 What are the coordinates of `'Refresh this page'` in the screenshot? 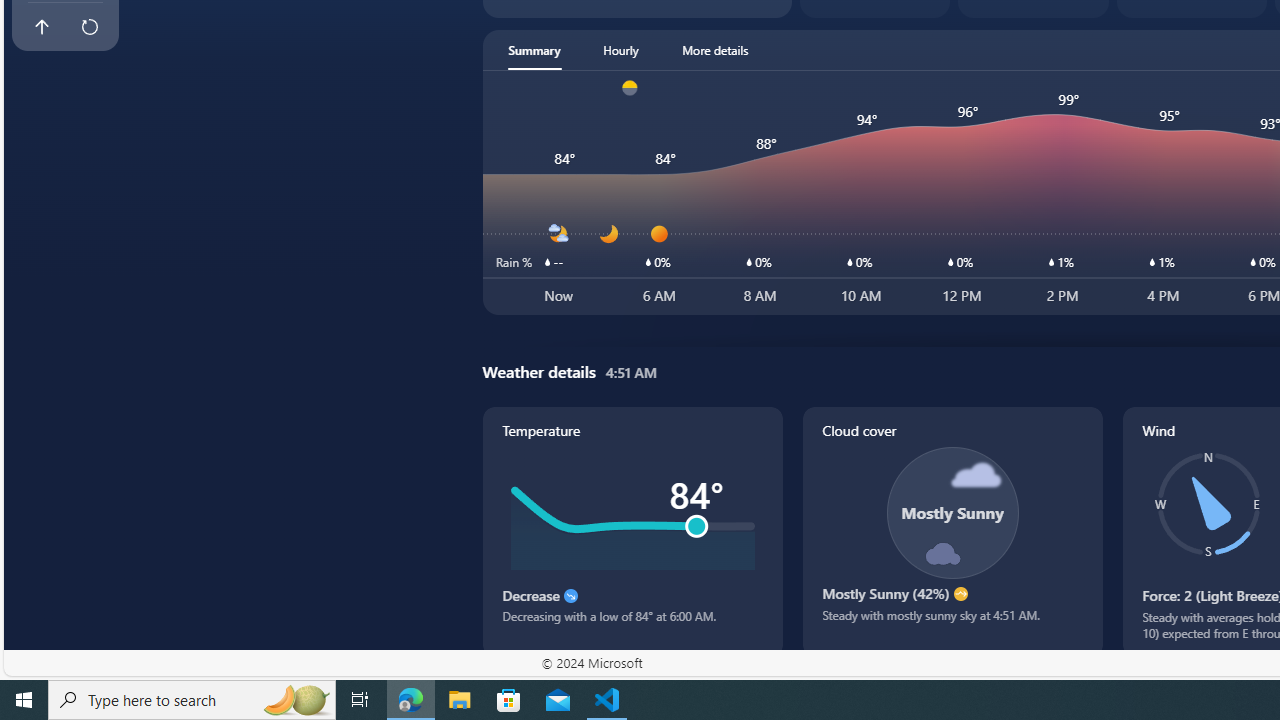 It's located at (88, 27).